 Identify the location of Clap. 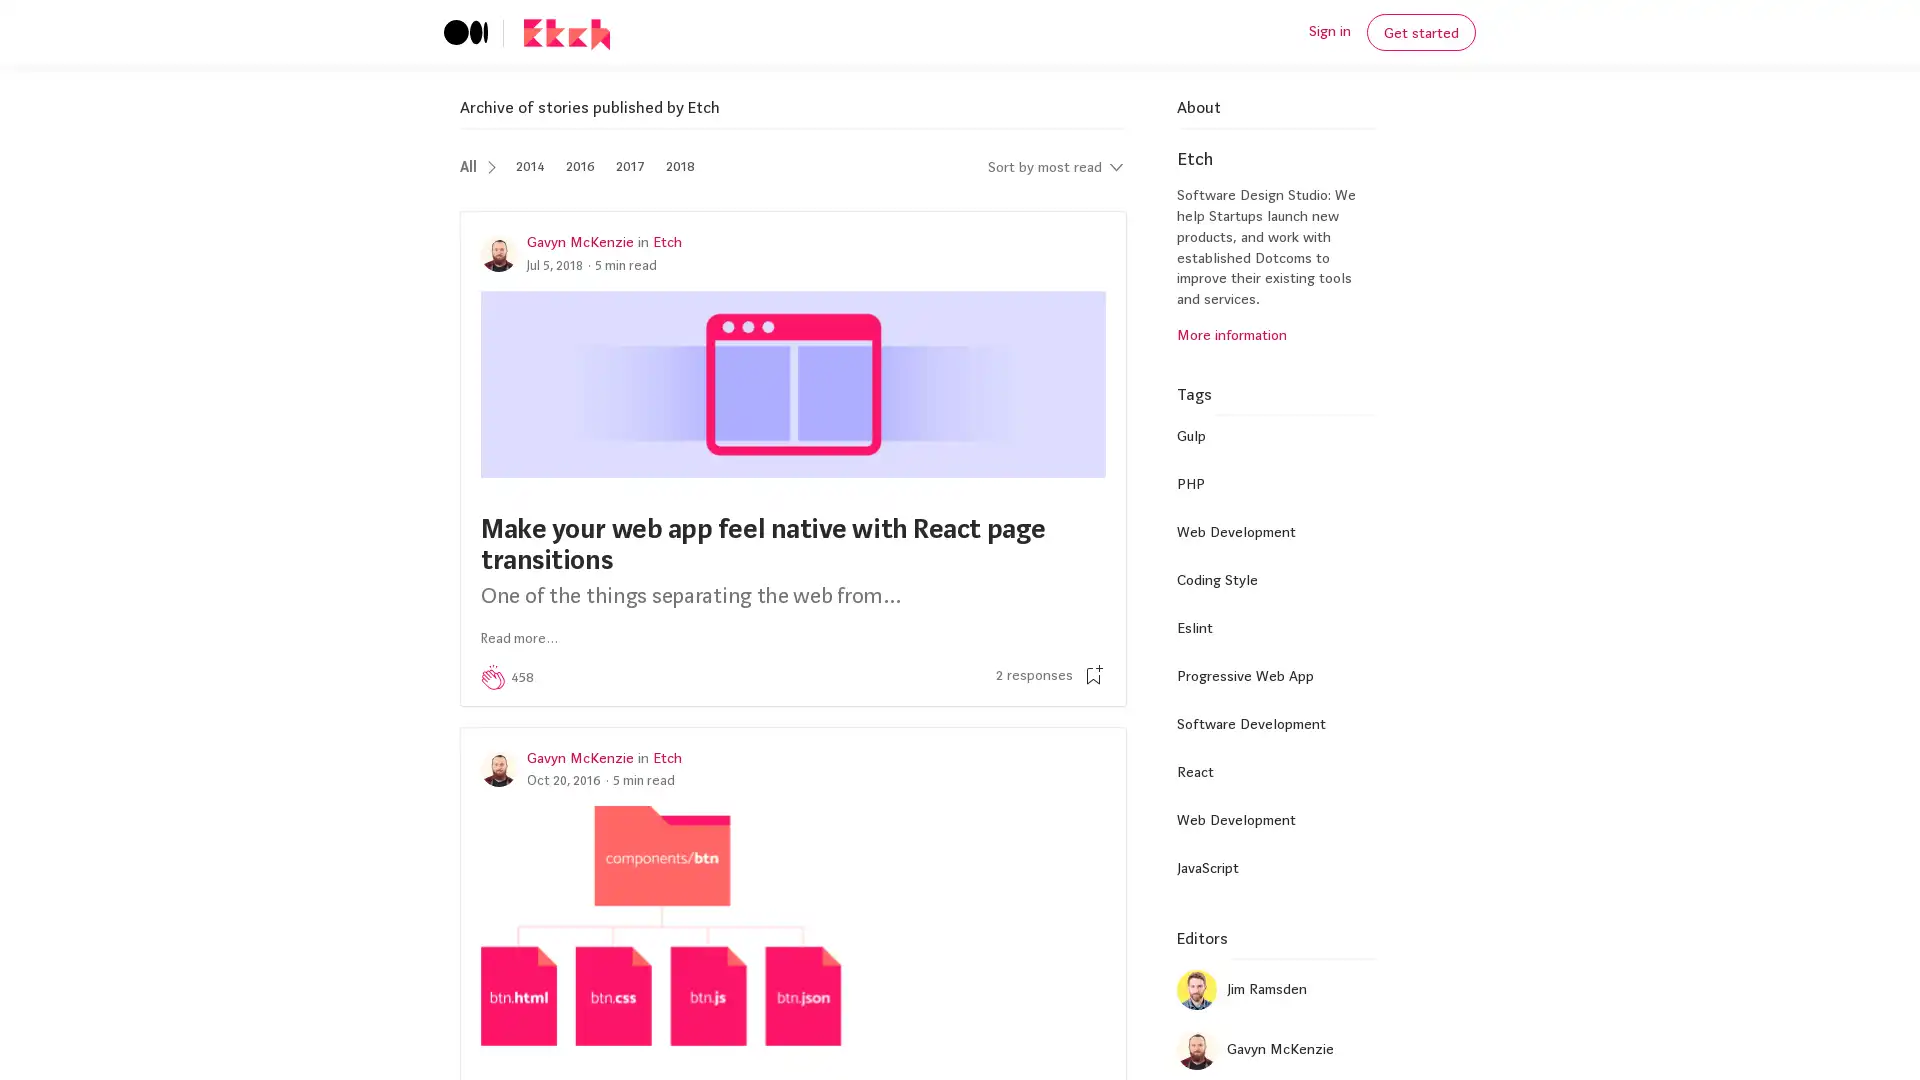
(493, 676).